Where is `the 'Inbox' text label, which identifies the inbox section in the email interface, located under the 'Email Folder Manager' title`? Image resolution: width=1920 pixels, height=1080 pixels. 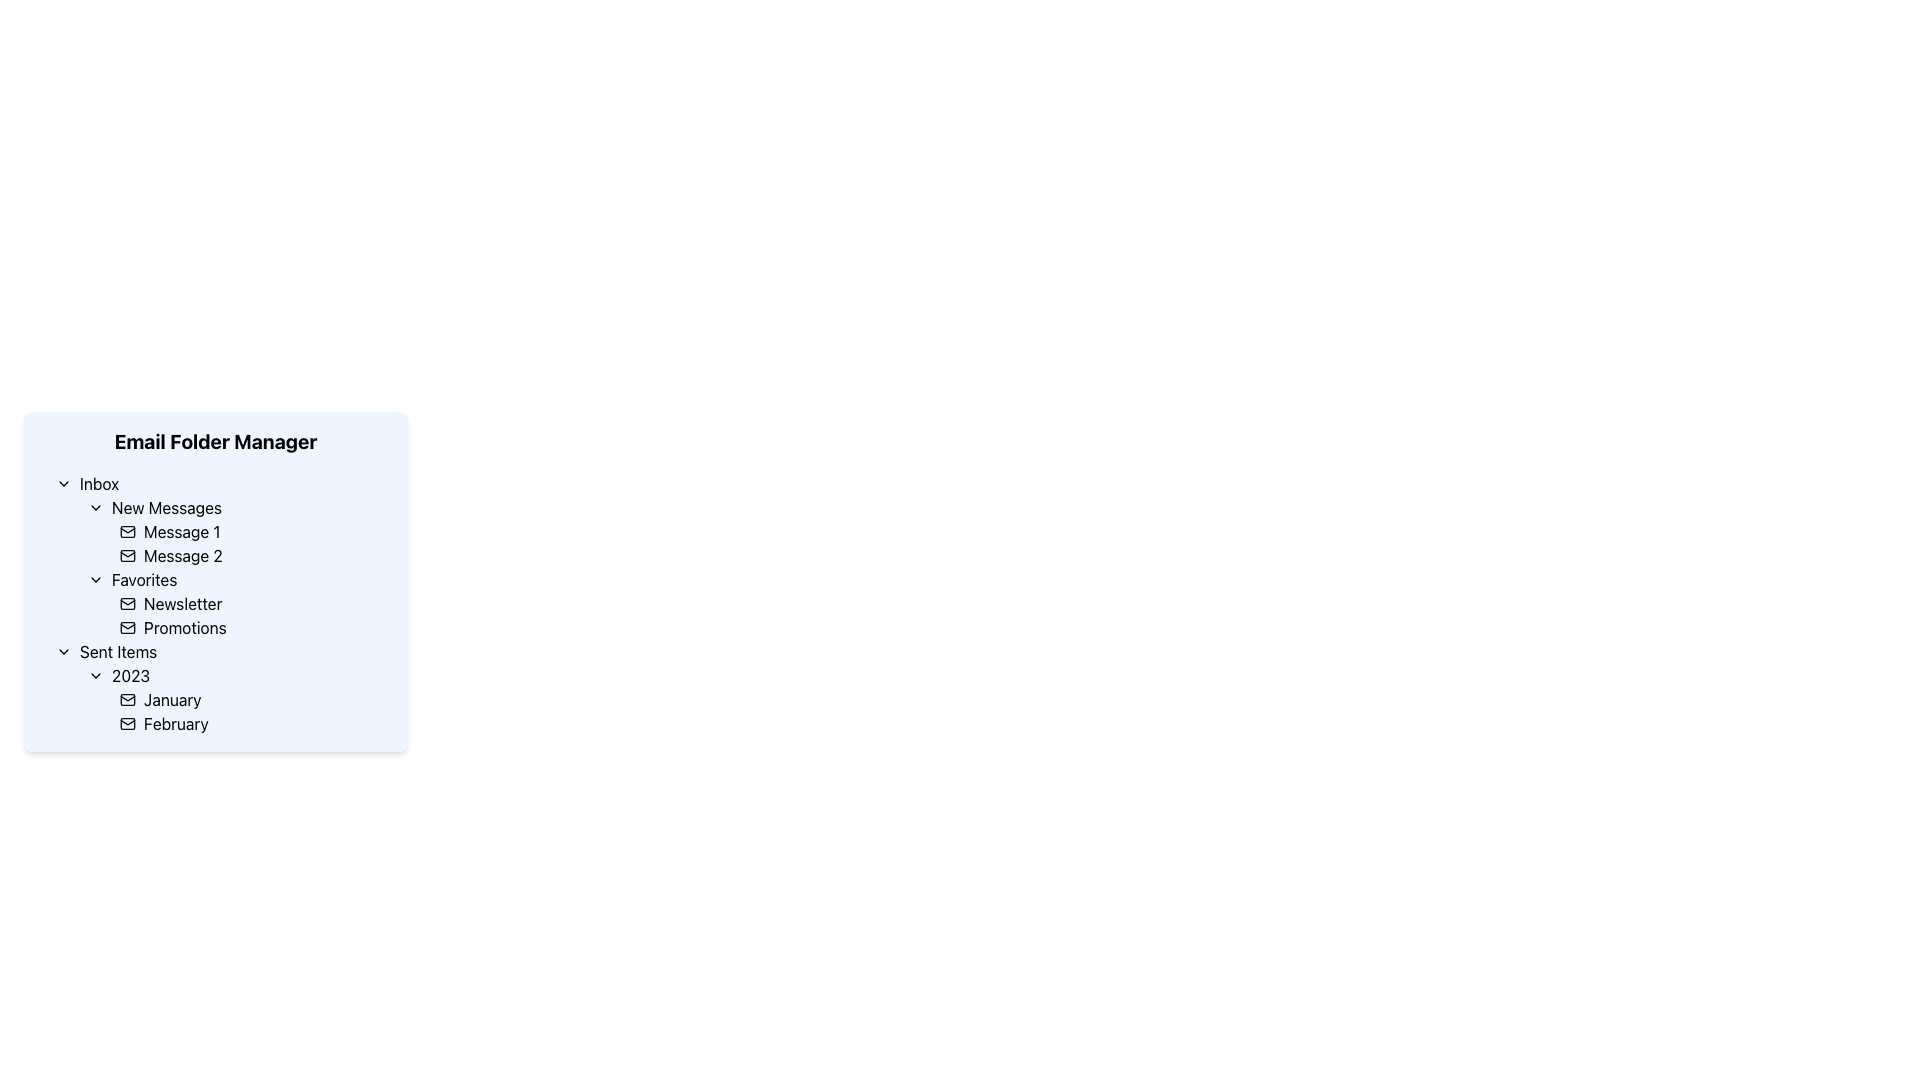
the 'Inbox' text label, which identifies the inbox section in the email interface, located under the 'Email Folder Manager' title is located at coordinates (98, 483).